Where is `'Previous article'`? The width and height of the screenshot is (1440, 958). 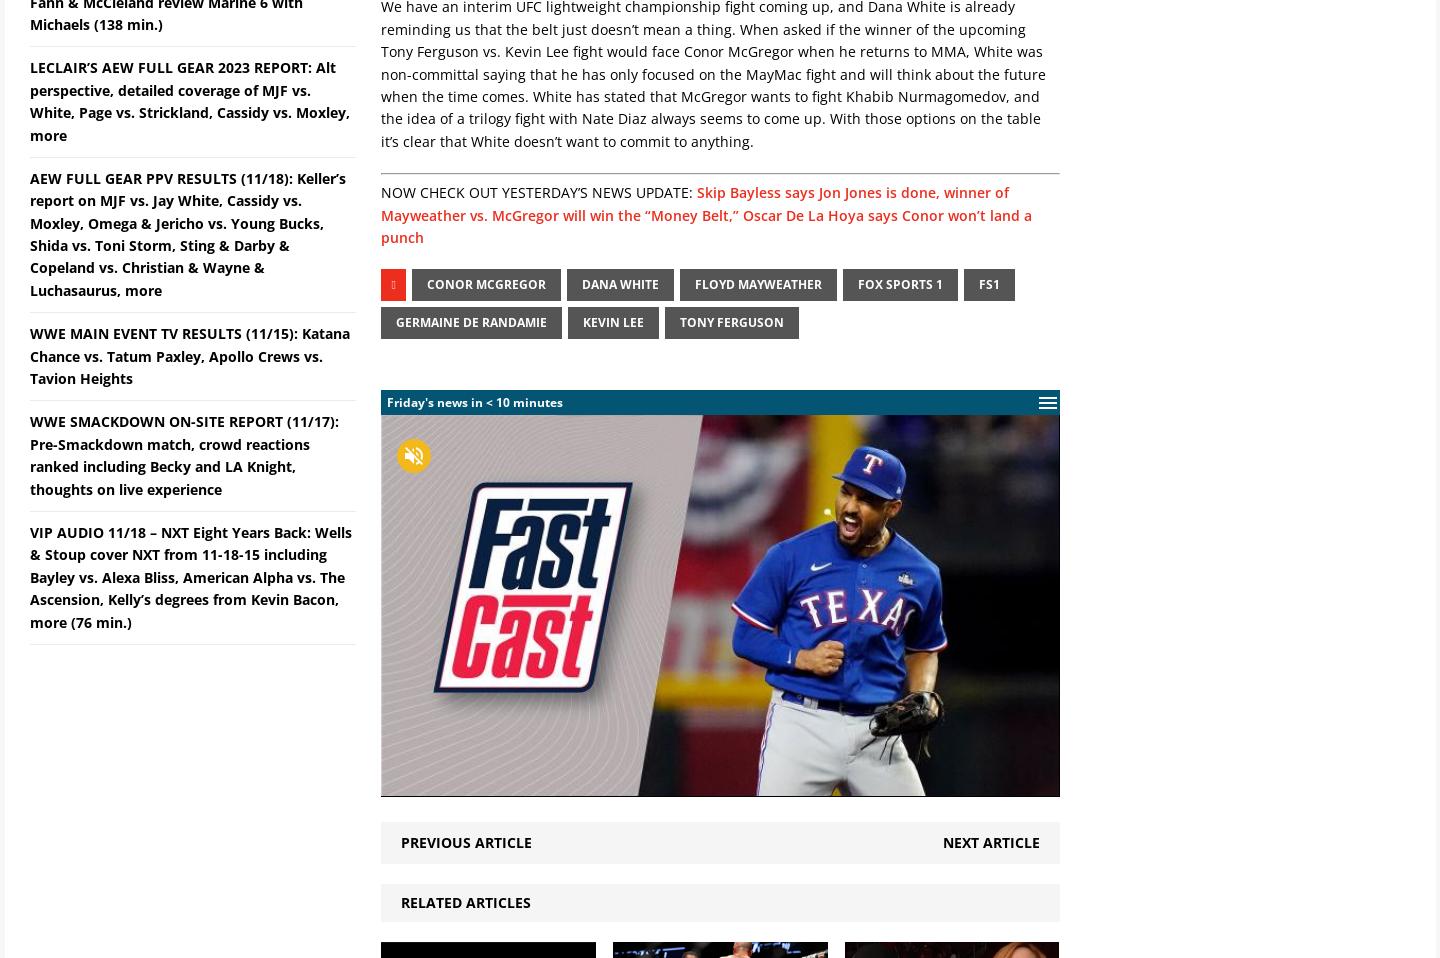 'Previous article' is located at coordinates (466, 840).